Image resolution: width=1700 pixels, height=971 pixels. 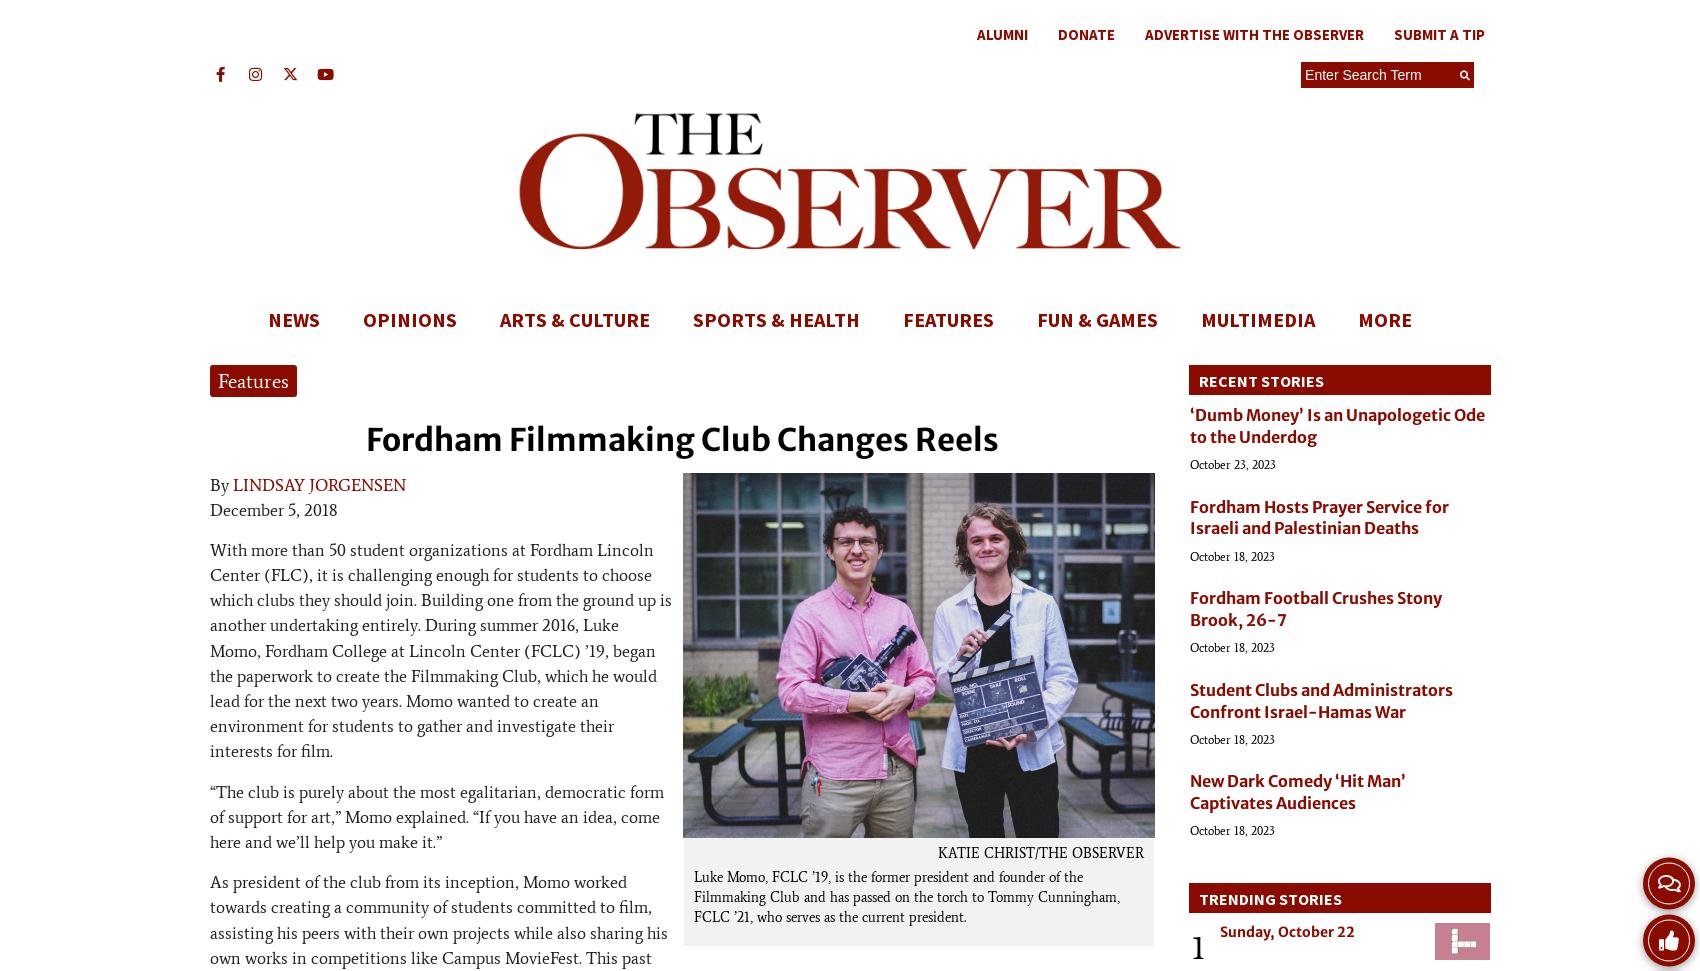 What do you see at coordinates (253, 380) in the screenshot?
I see `'Features'` at bounding box center [253, 380].